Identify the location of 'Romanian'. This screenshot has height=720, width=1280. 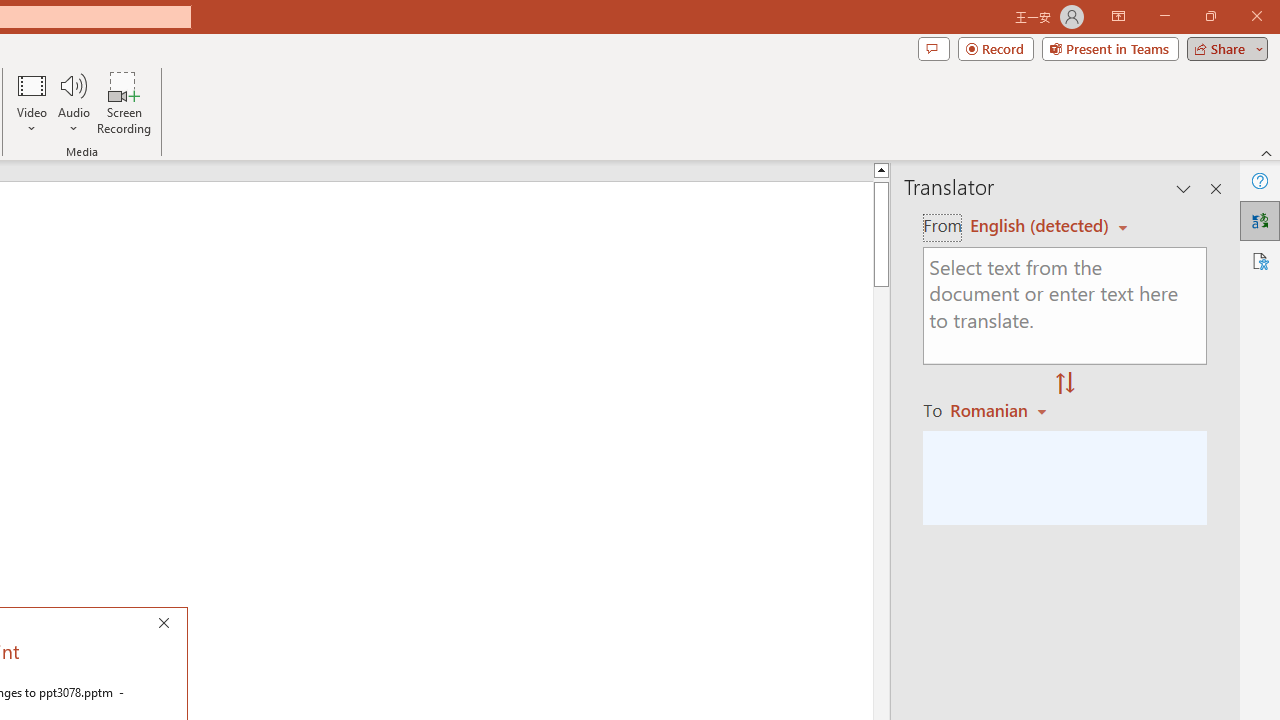
(1001, 409).